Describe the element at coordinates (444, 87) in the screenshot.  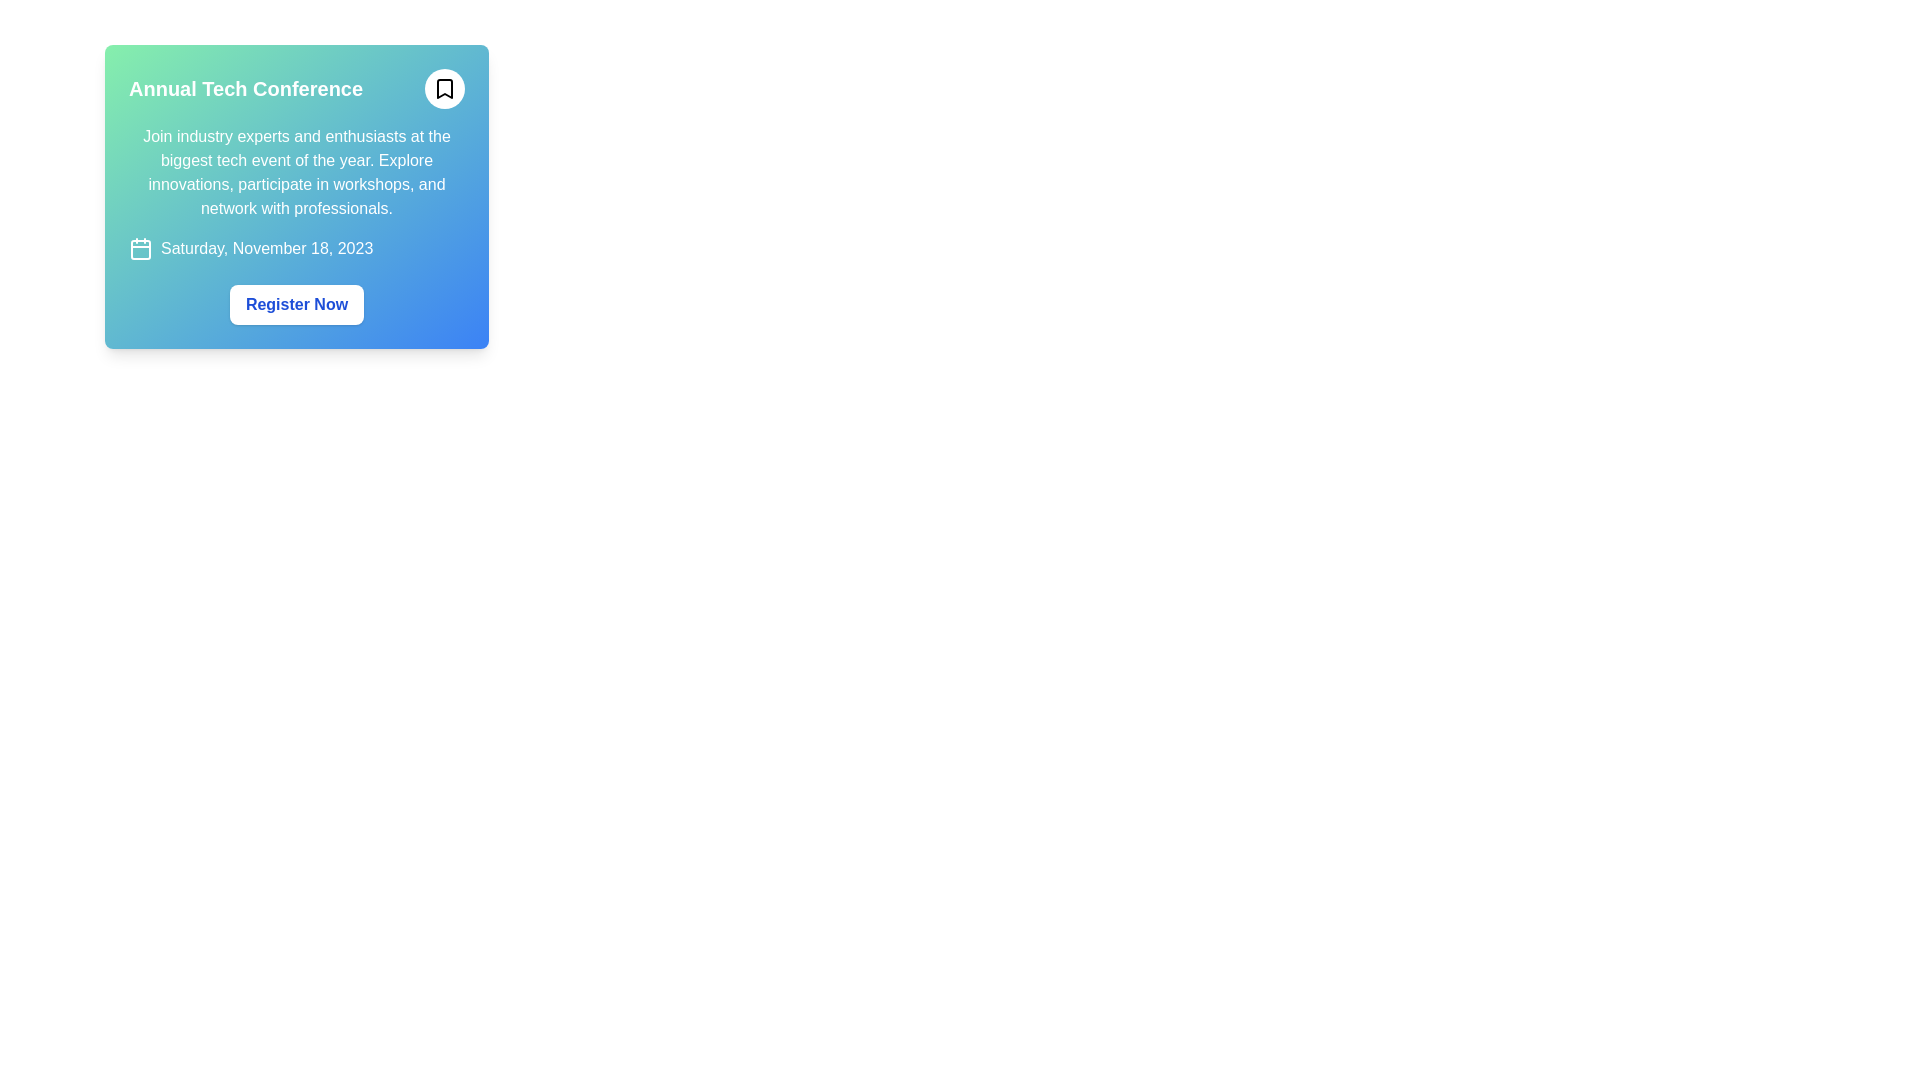
I see `the bookmark icon located at the top-right corner of the 'Annual Tech Conference' section` at that location.